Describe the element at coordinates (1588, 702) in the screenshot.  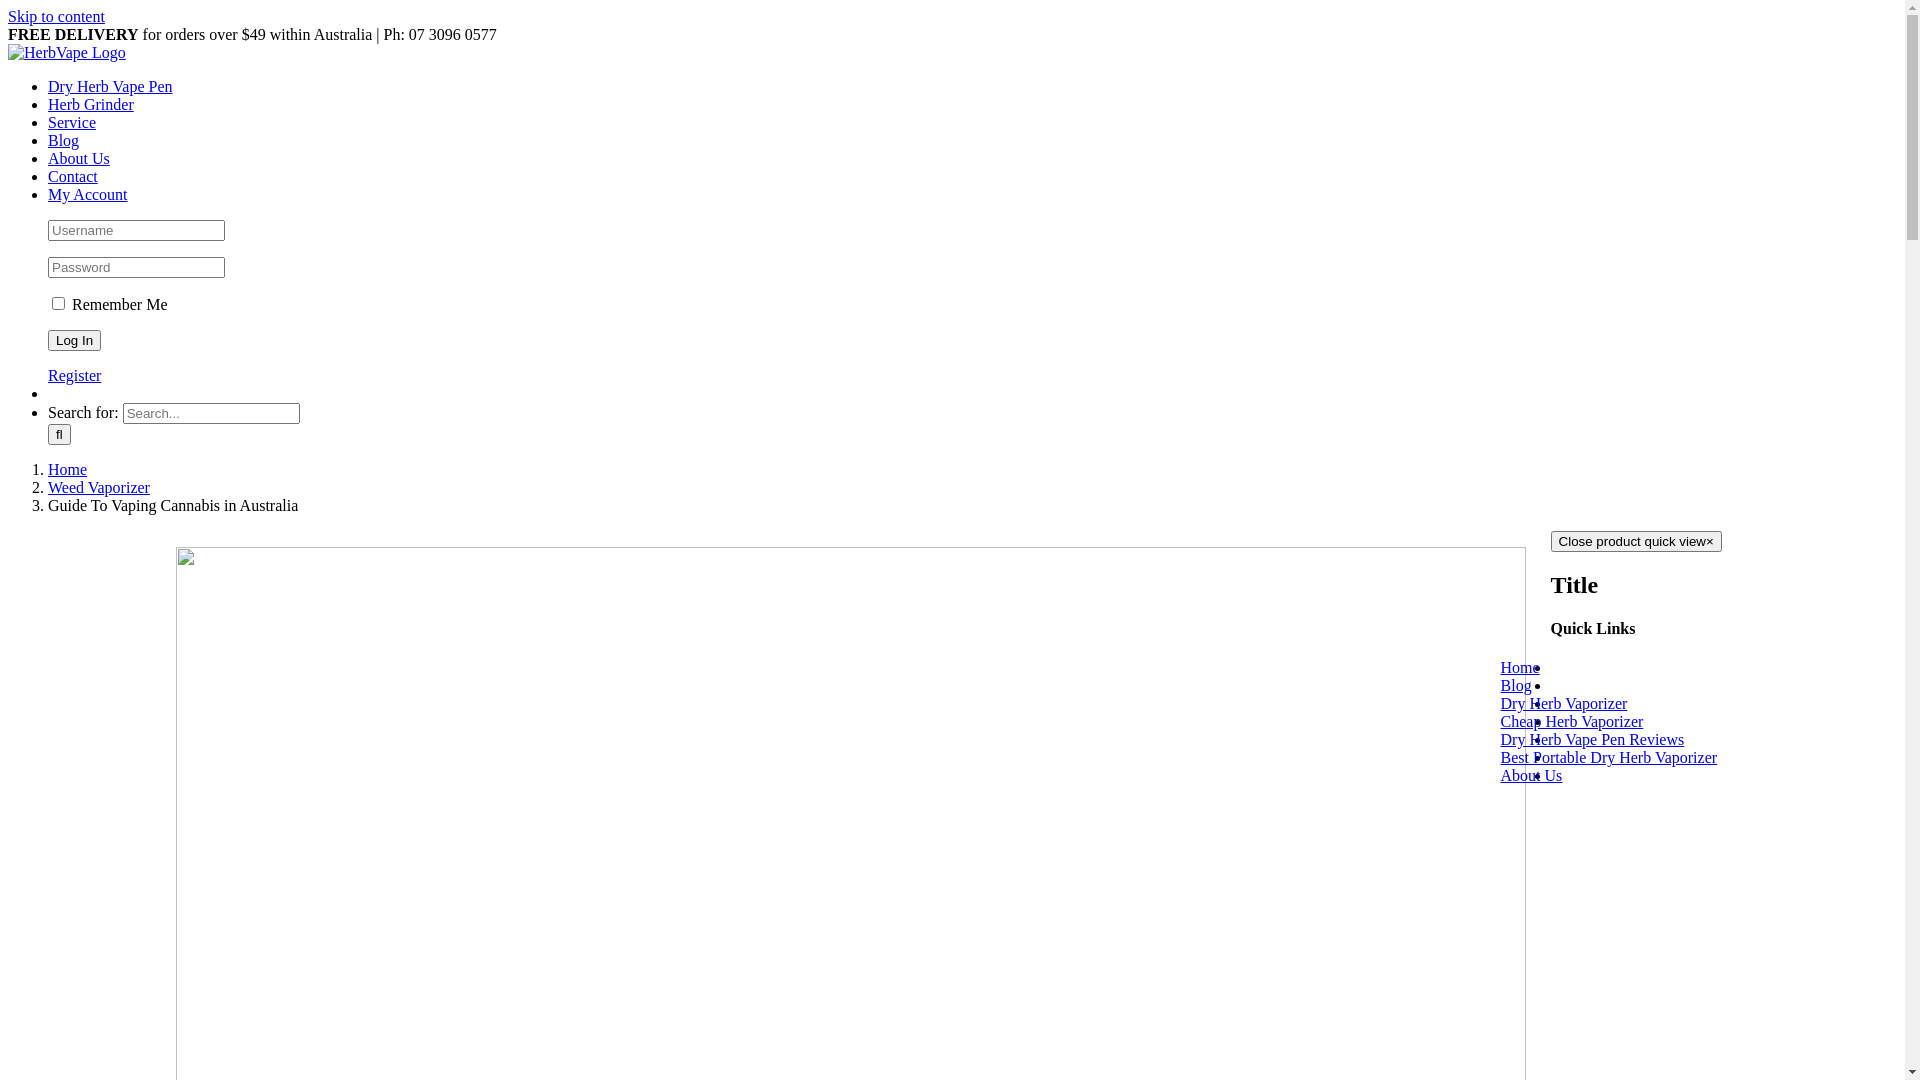
I see `'Dry Herb Vaporizer'` at that location.